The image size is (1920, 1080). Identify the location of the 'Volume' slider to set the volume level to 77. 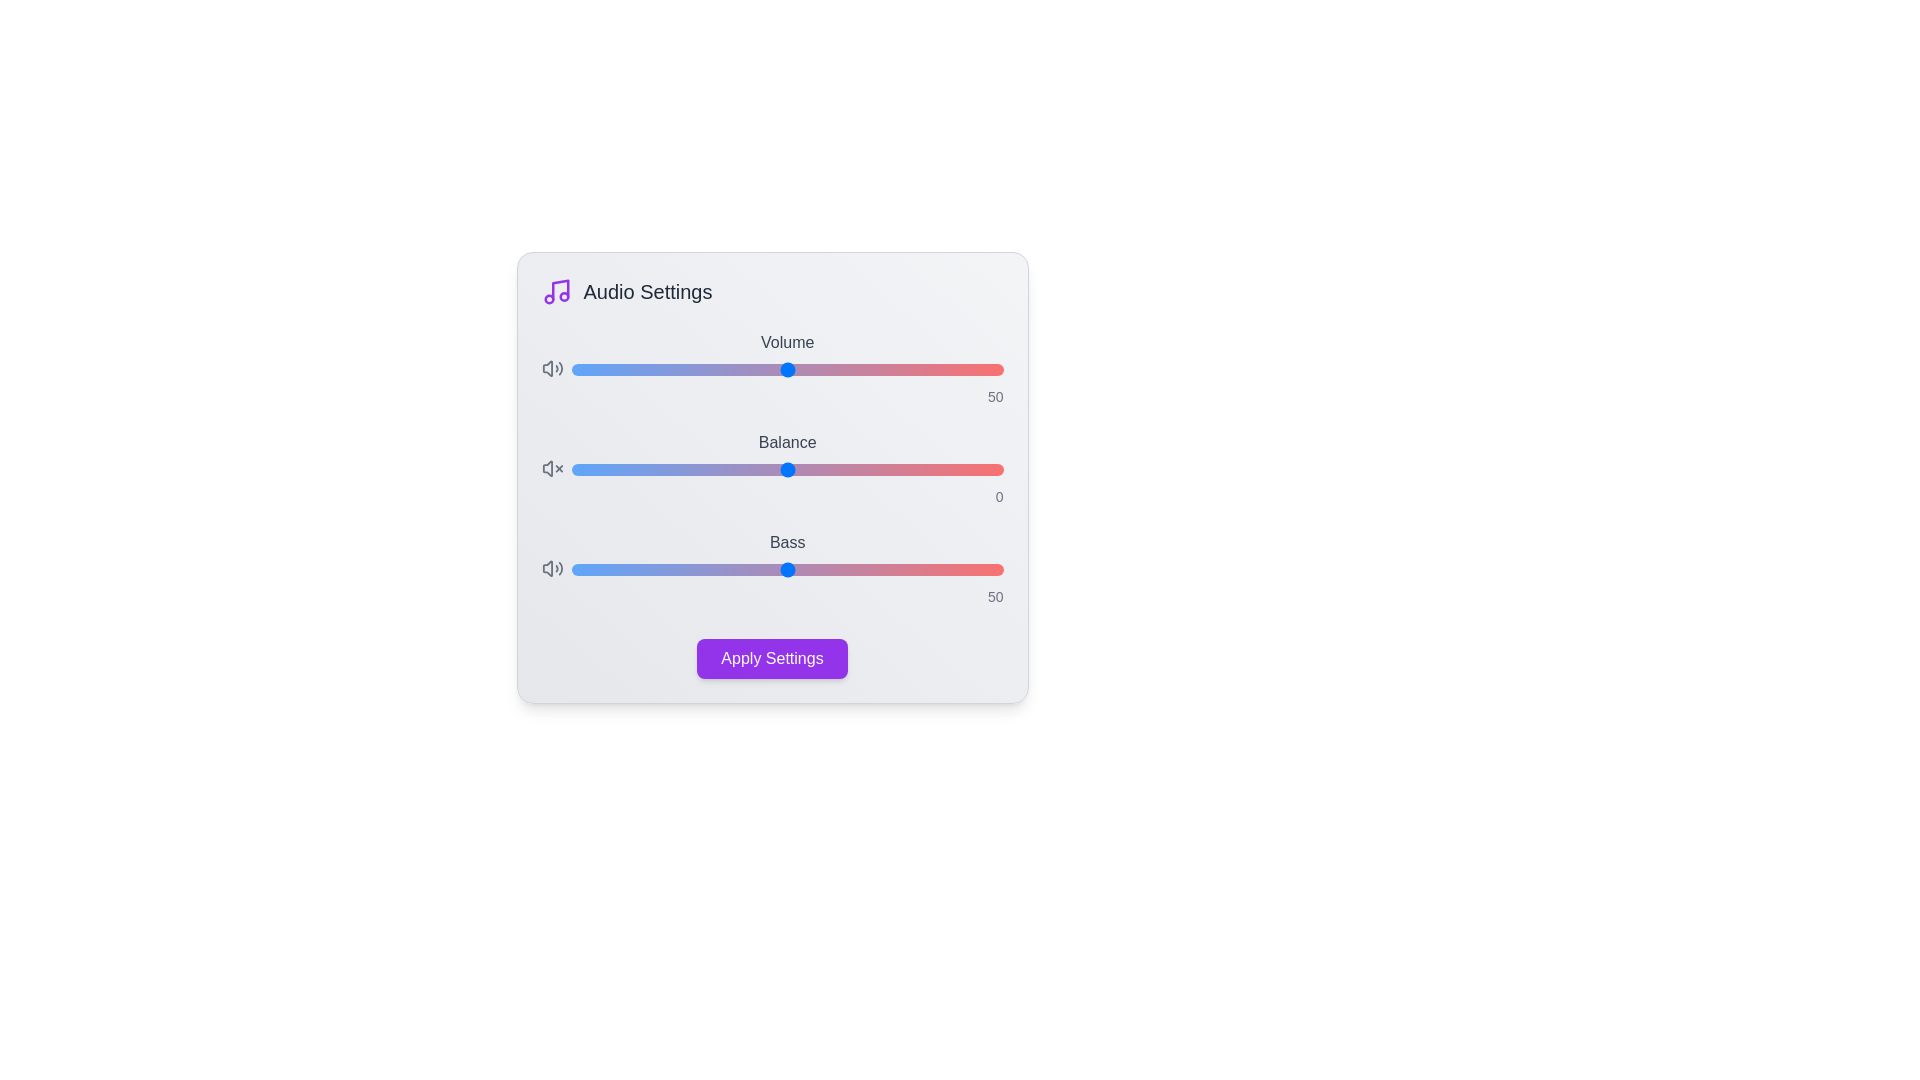
(903, 370).